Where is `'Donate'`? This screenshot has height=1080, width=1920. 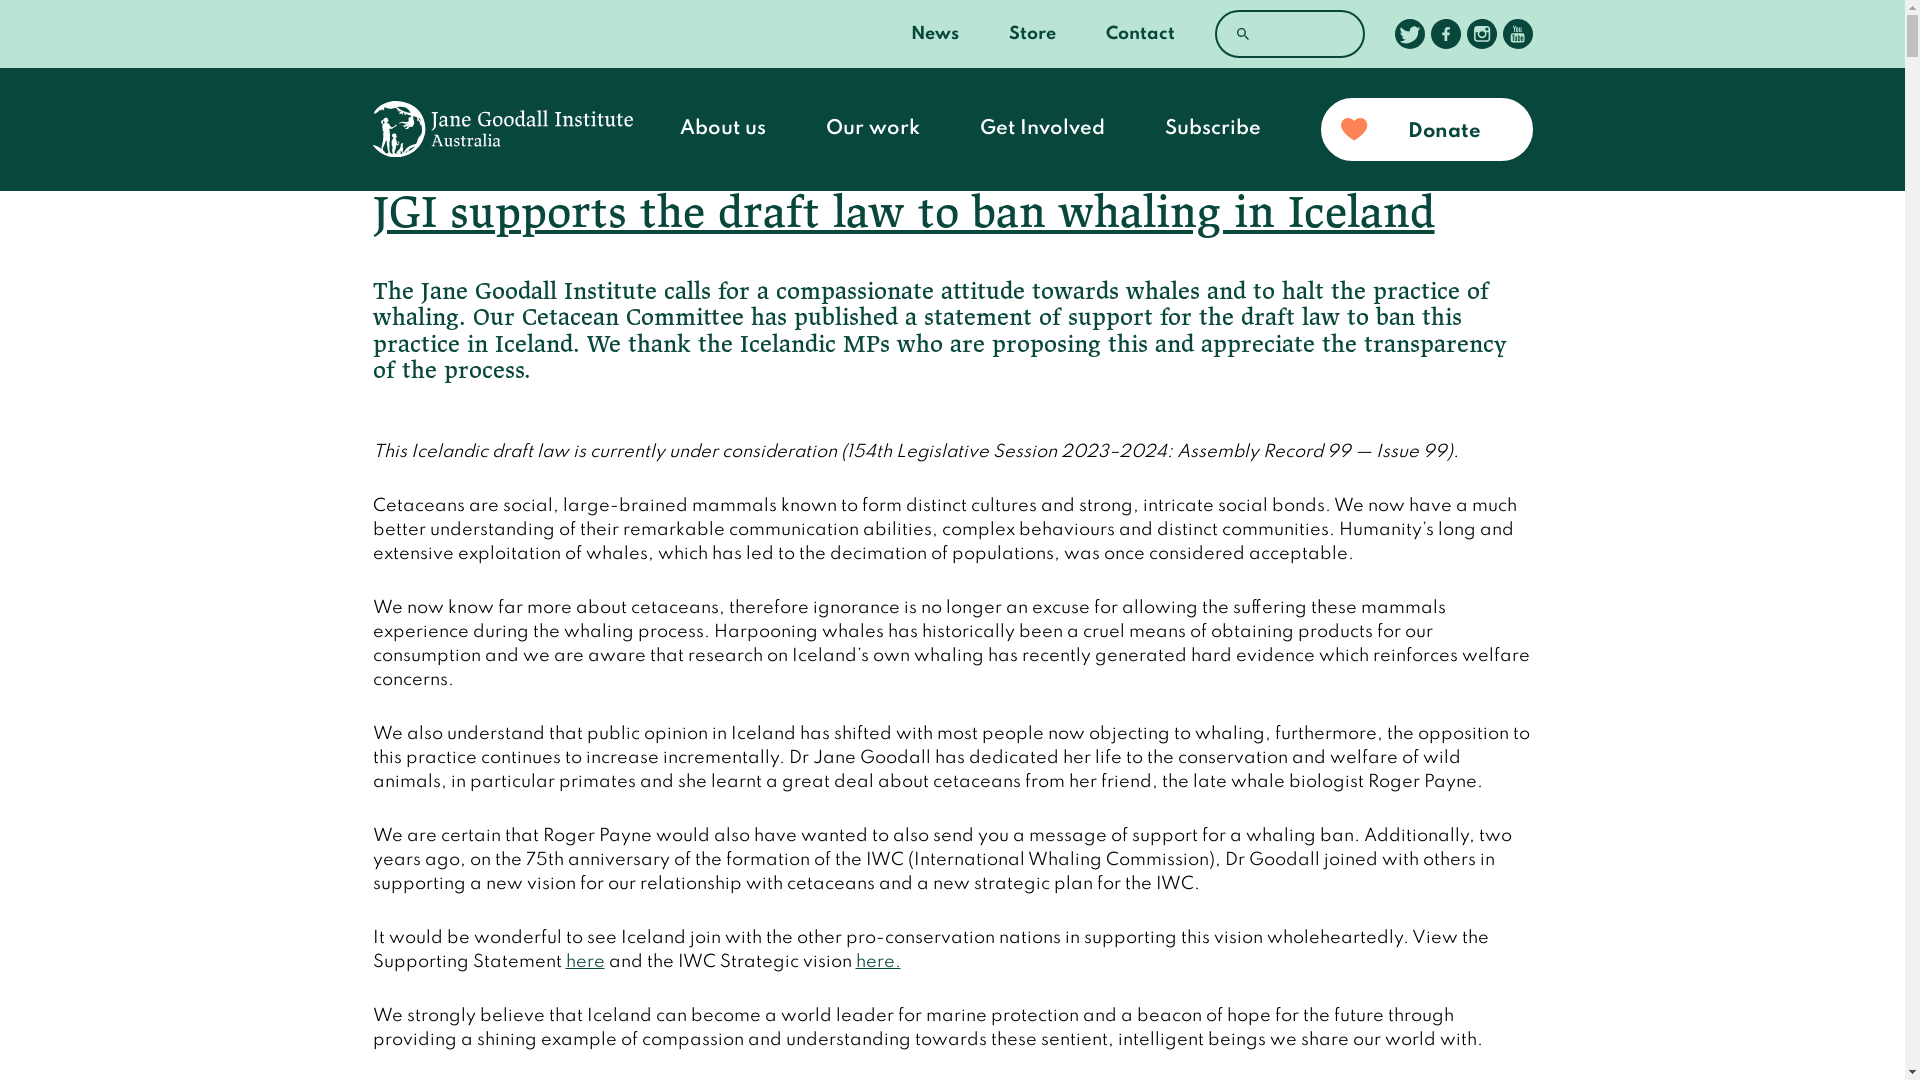 'Donate' is located at coordinates (1425, 129).